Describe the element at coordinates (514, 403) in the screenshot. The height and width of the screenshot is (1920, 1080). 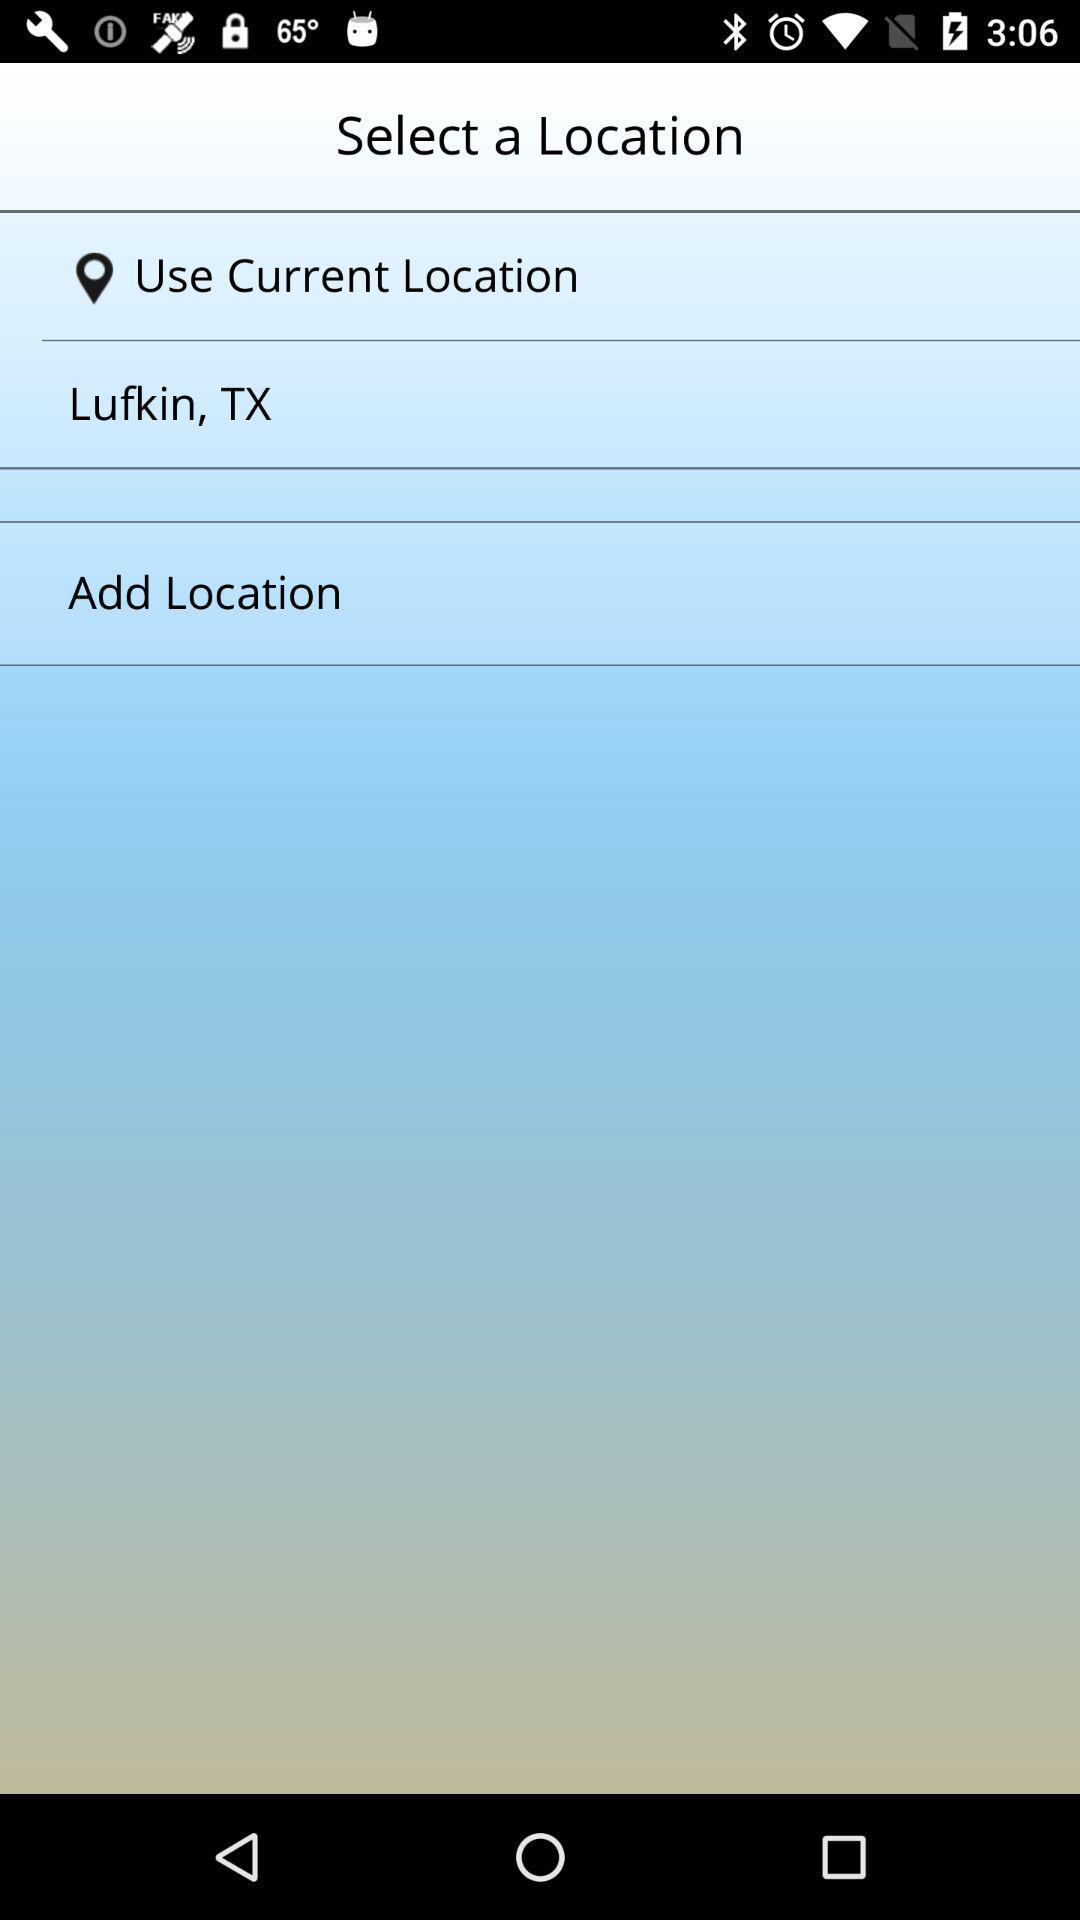
I see `lufkin tx` at that location.